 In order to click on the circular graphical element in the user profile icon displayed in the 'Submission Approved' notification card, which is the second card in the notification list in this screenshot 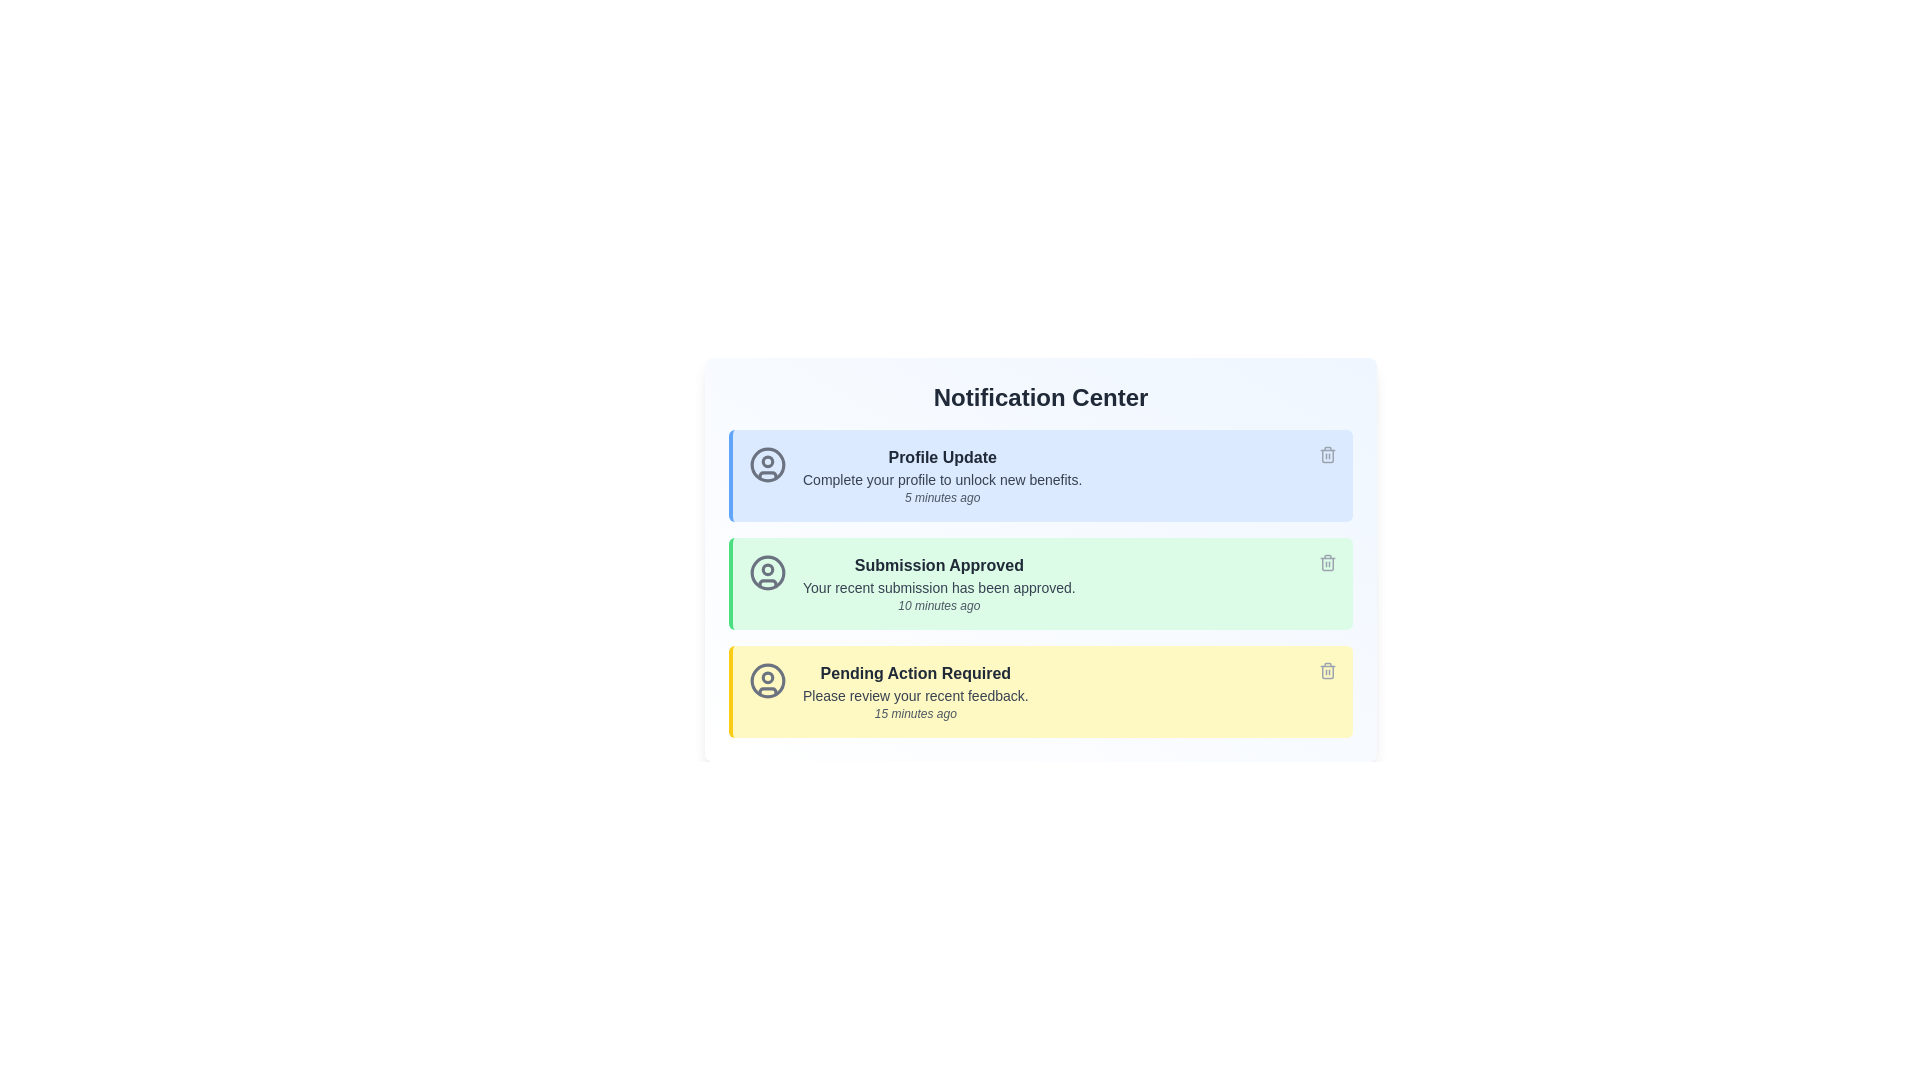, I will do `click(767, 573)`.